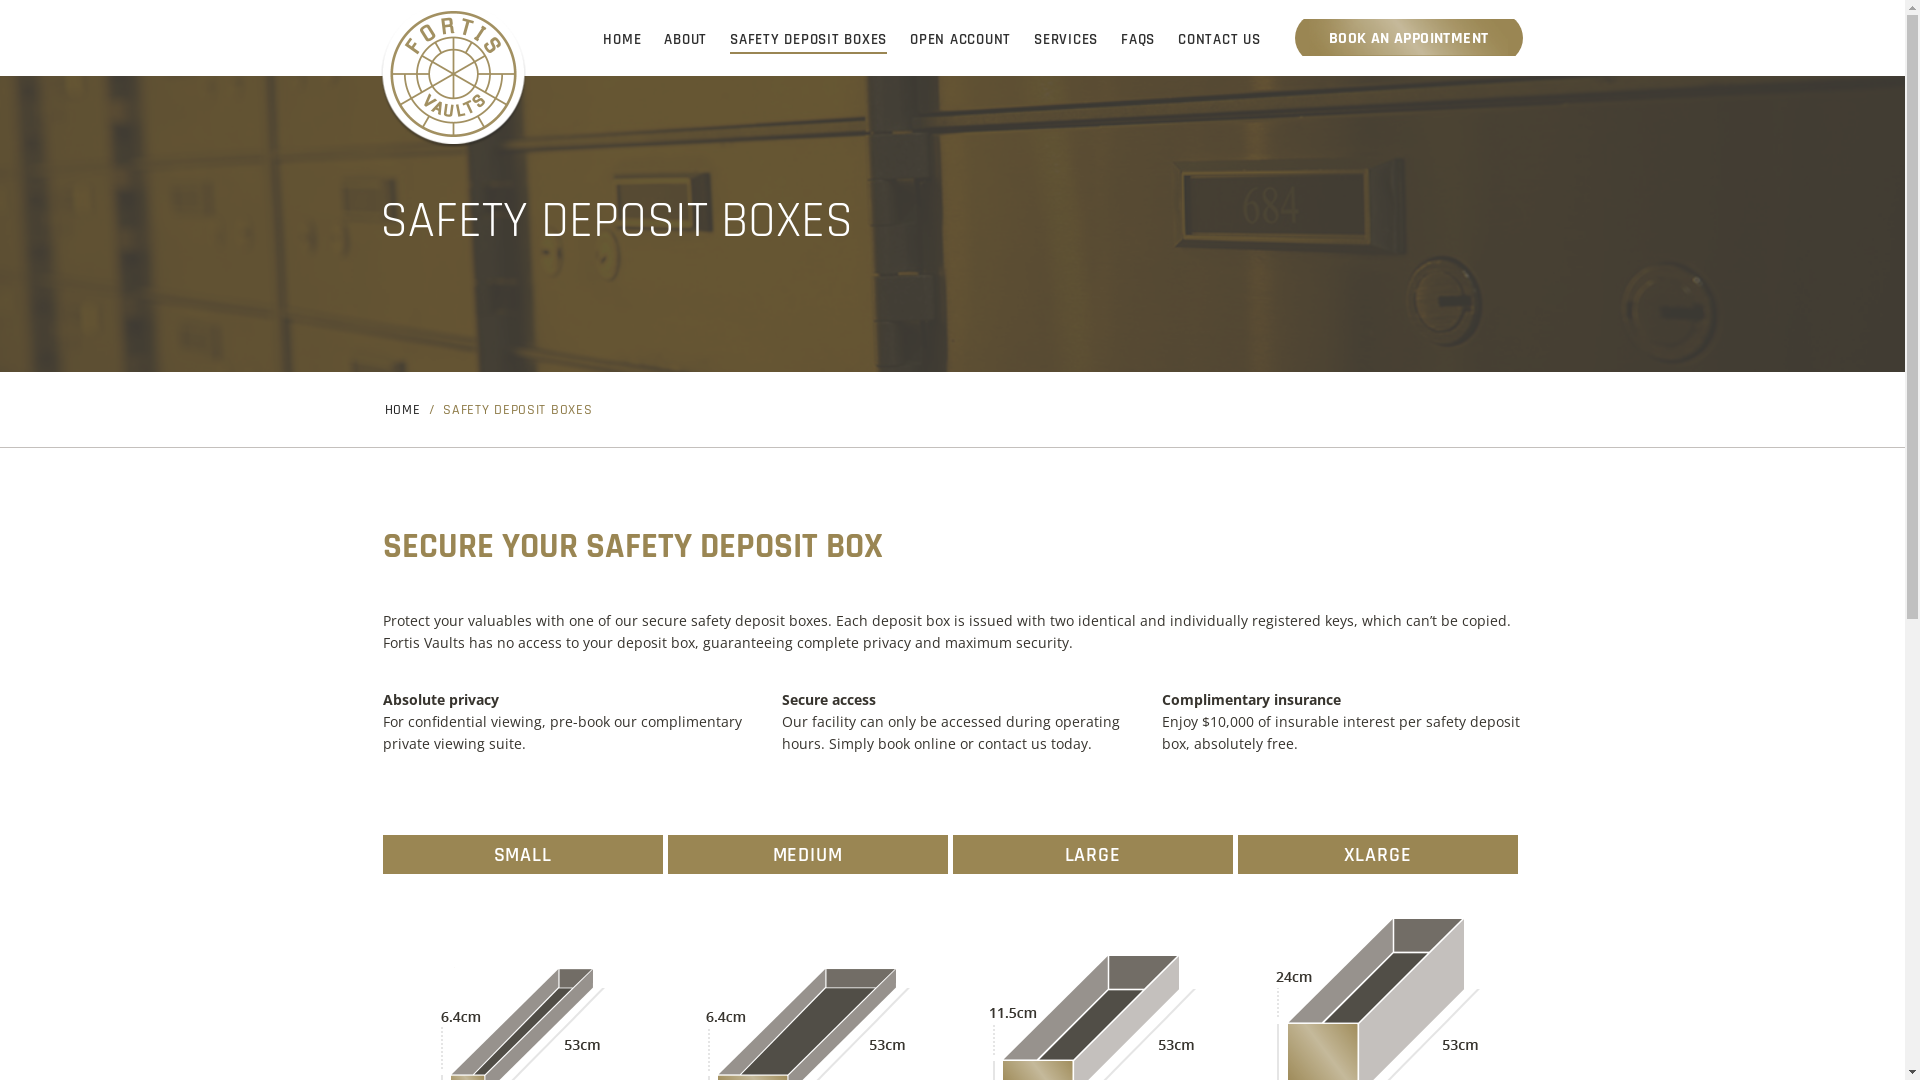  I want to click on 'SAFETY DEPOSIT BOXES', so click(517, 410).